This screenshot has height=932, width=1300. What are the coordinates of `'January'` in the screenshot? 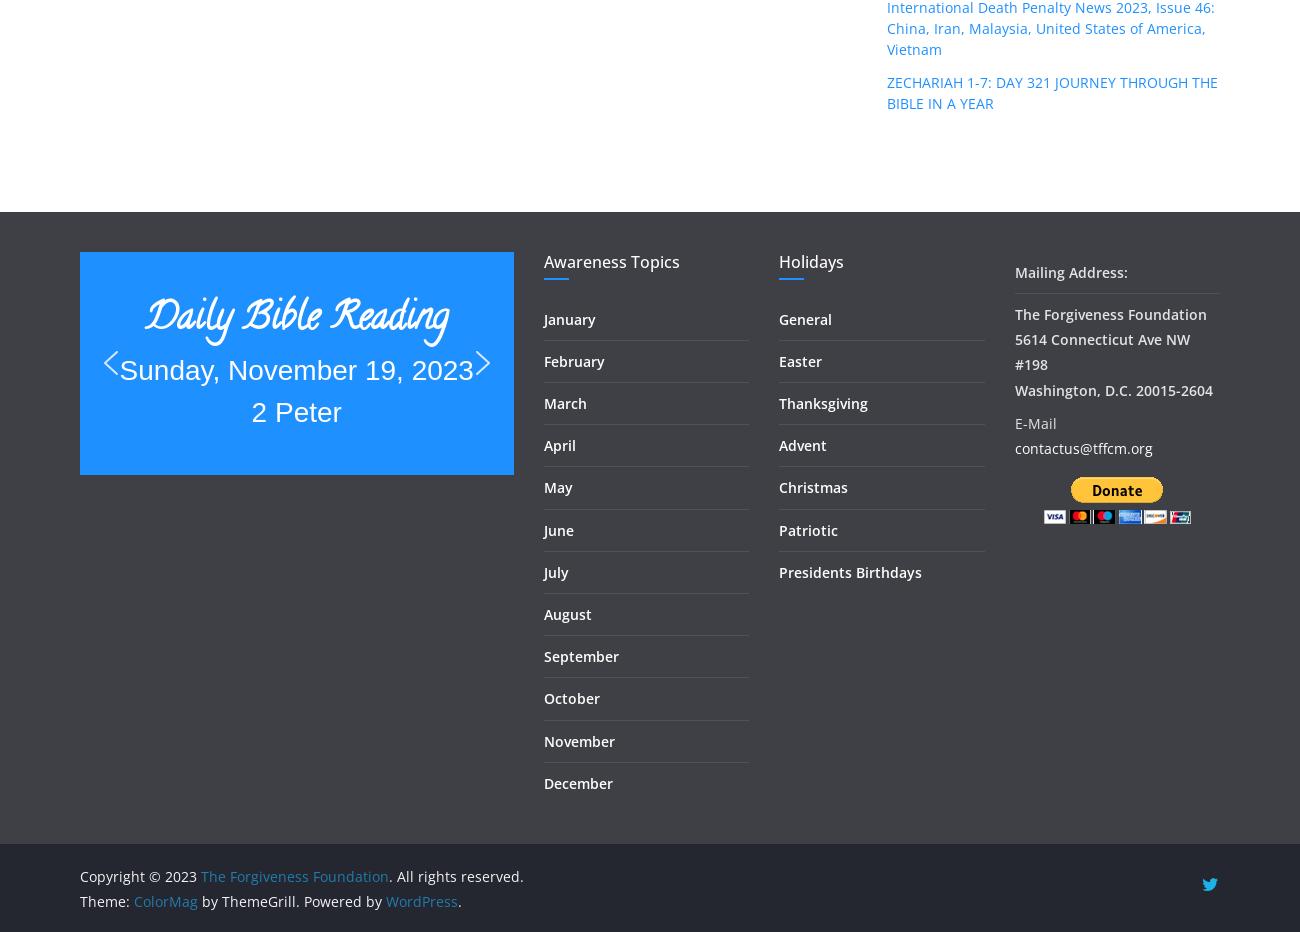 It's located at (568, 318).